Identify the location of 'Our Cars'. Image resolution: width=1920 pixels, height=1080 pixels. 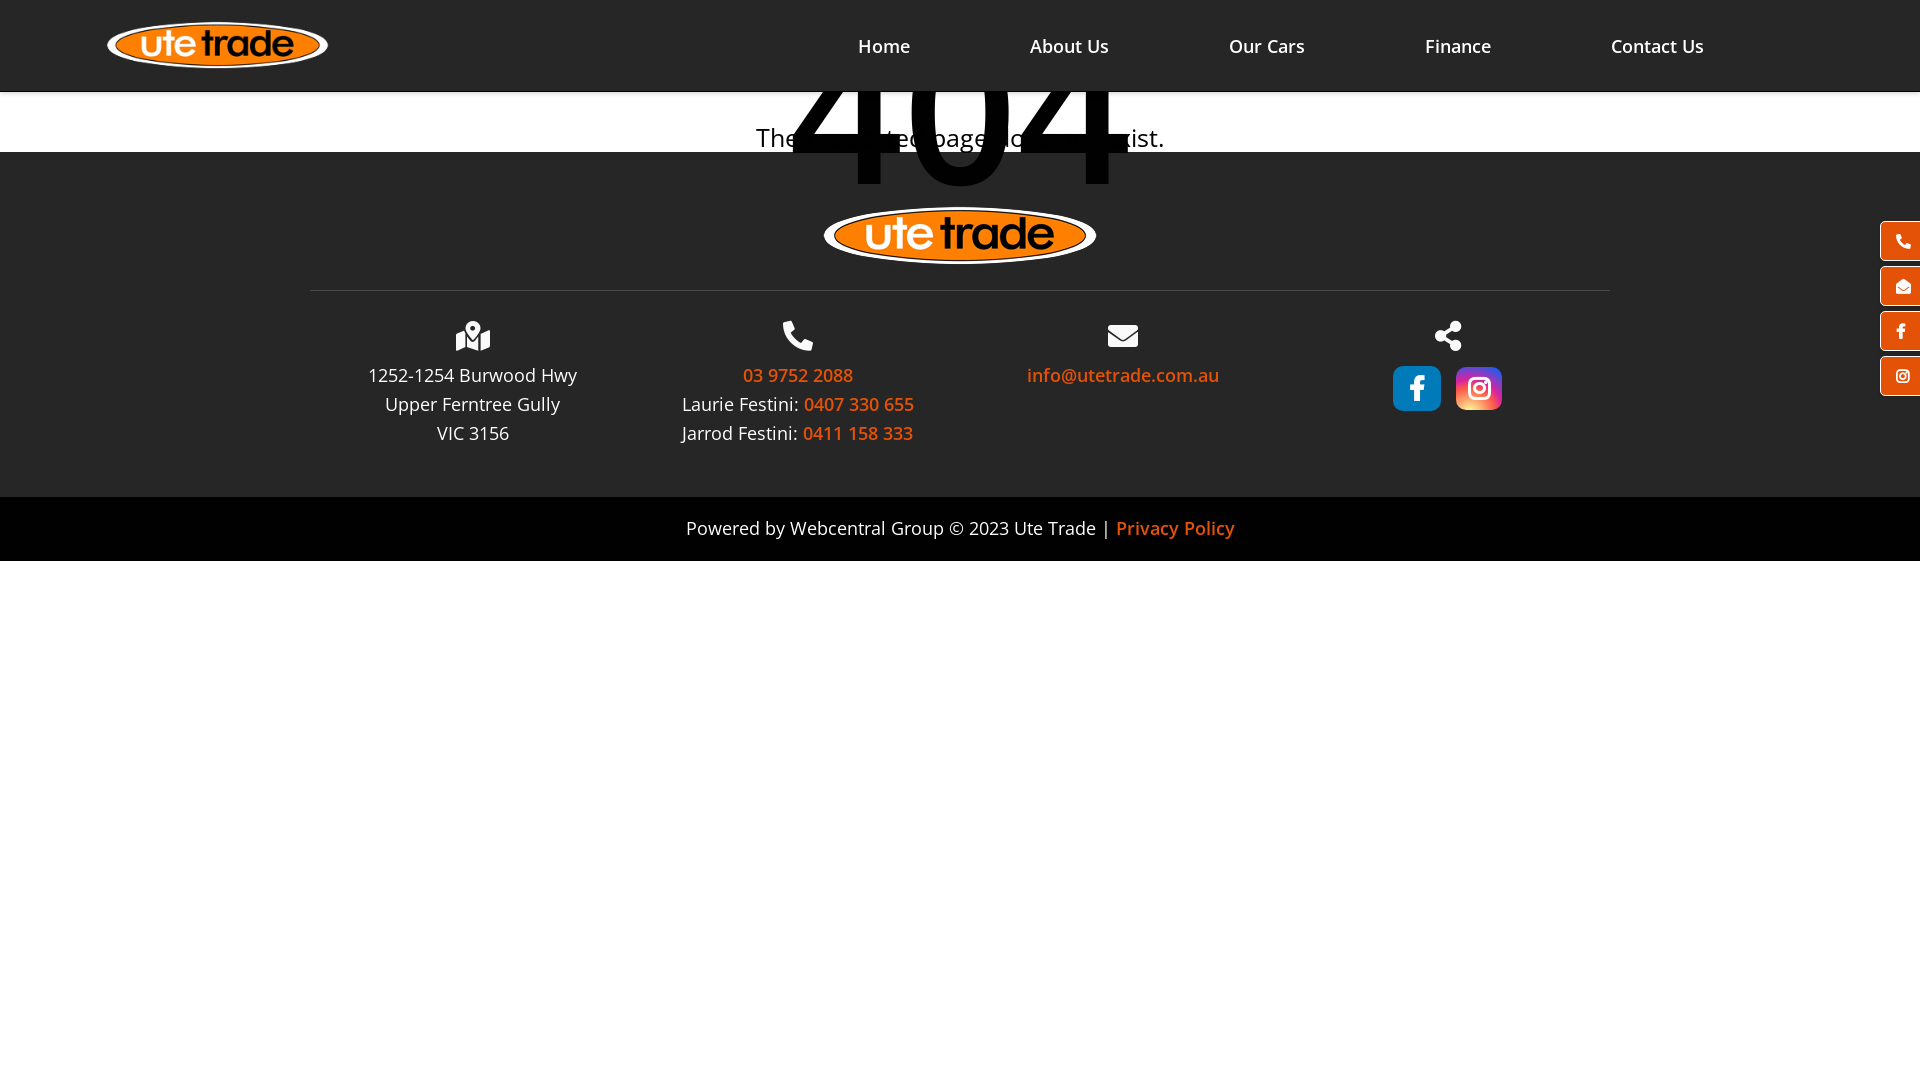
(1266, 45).